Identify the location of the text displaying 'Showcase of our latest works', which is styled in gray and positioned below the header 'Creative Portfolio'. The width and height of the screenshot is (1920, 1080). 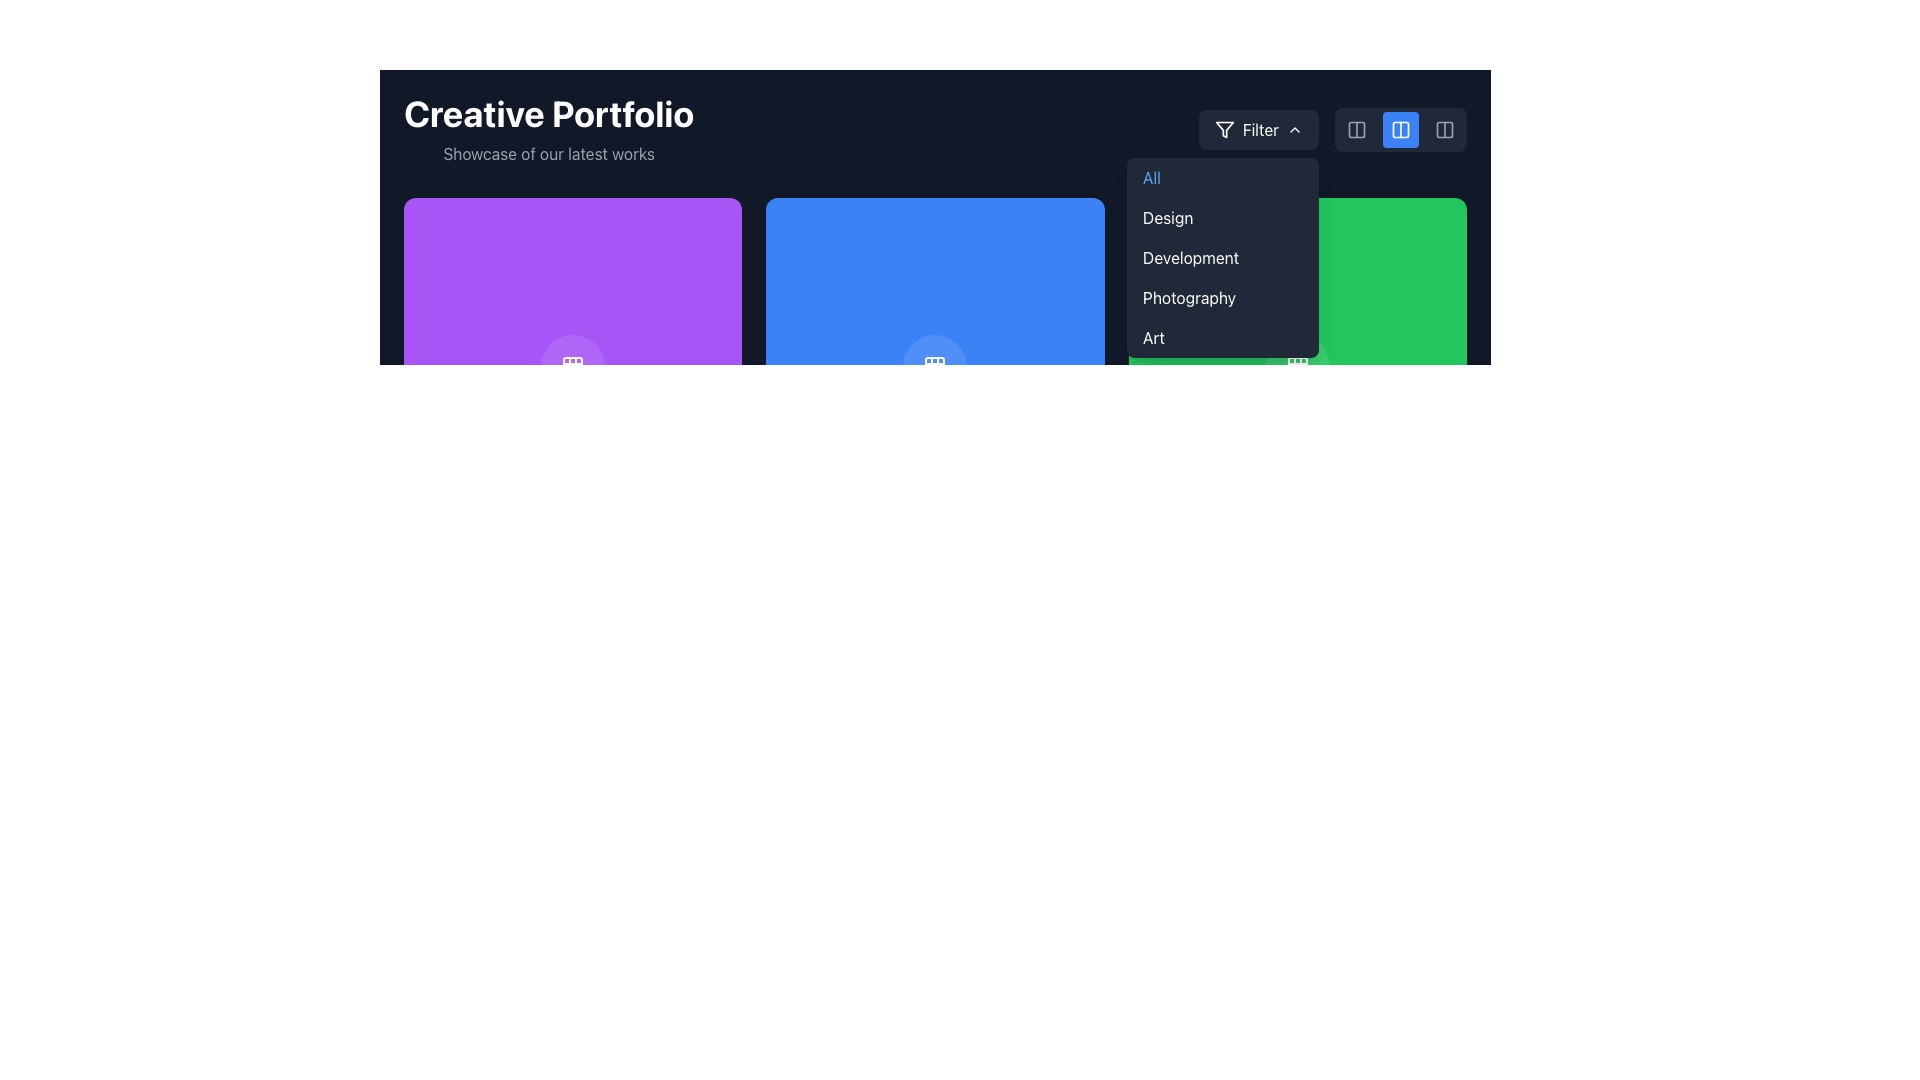
(549, 153).